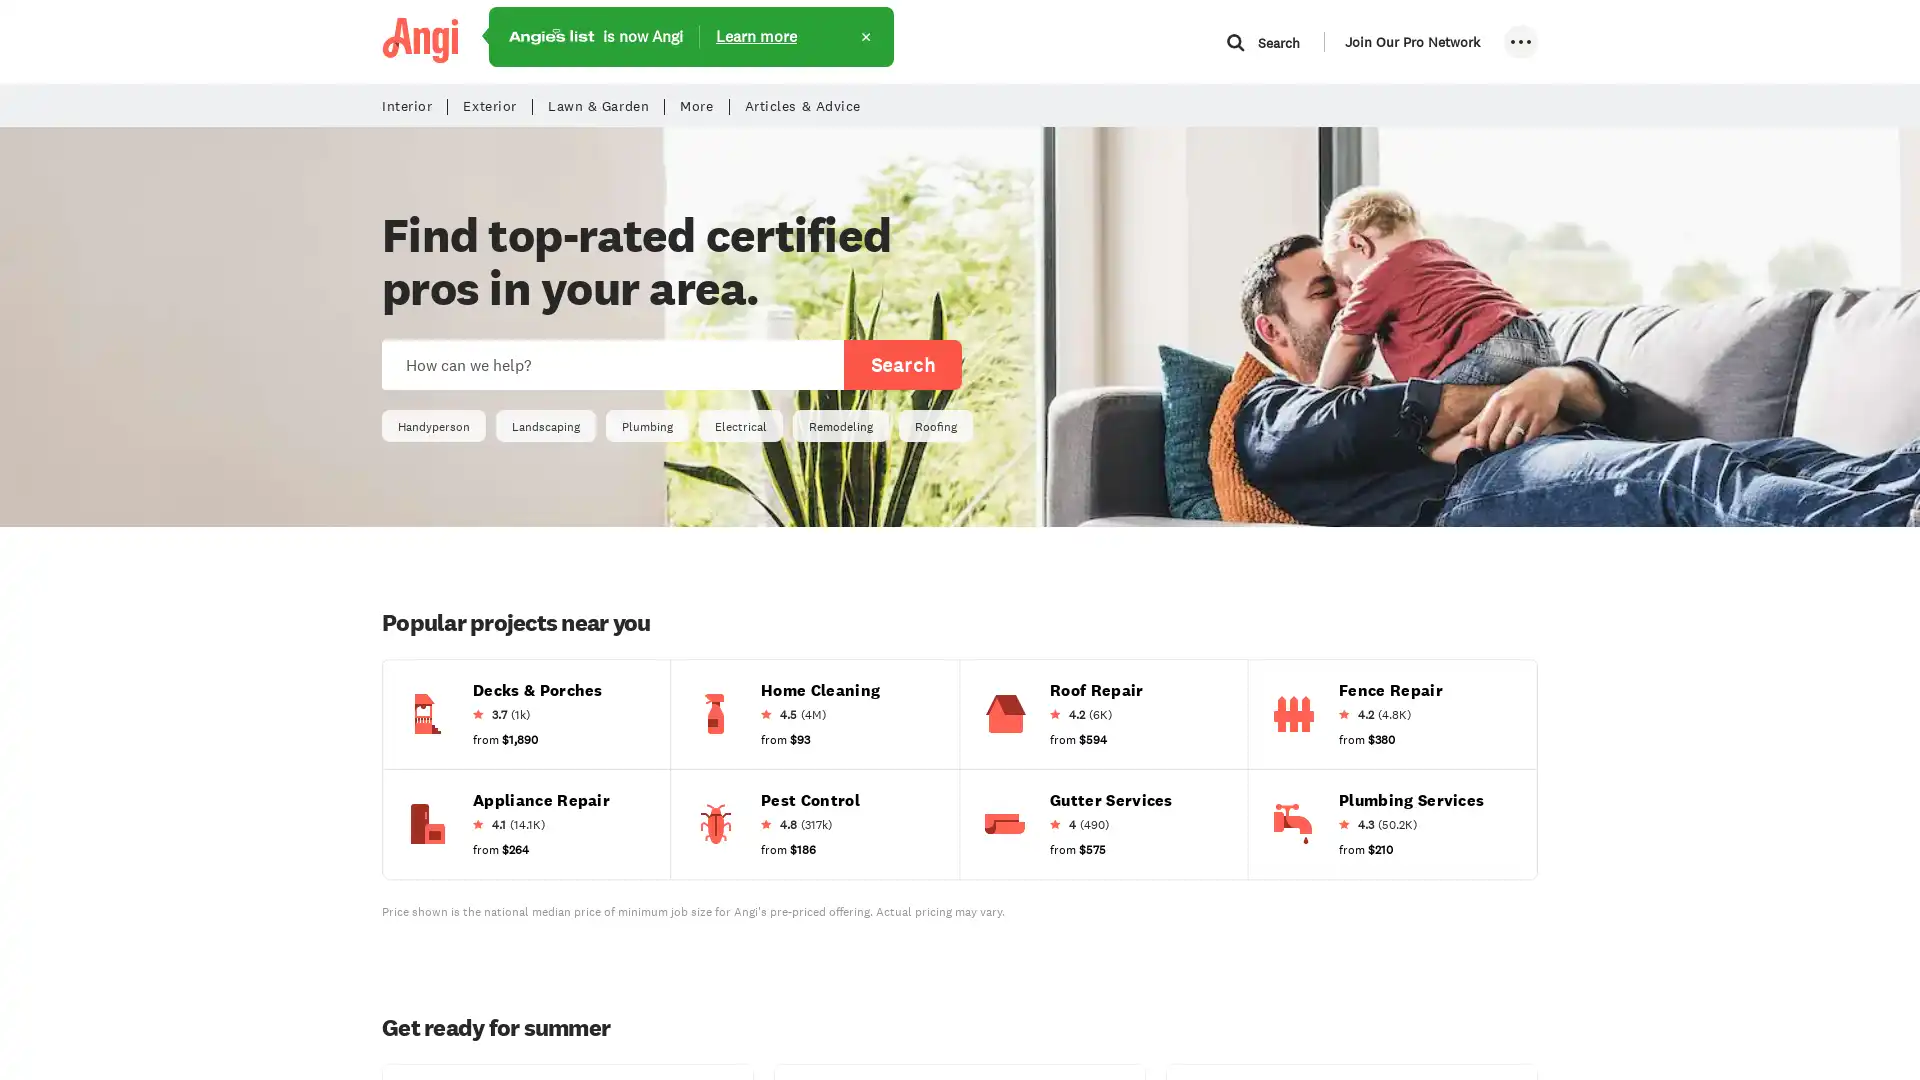 The width and height of the screenshot is (1920, 1080). Describe the element at coordinates (1095, 681) in the screenshot. I see `Submit a request for Roofing Installation & Roof Repair.` at that location.